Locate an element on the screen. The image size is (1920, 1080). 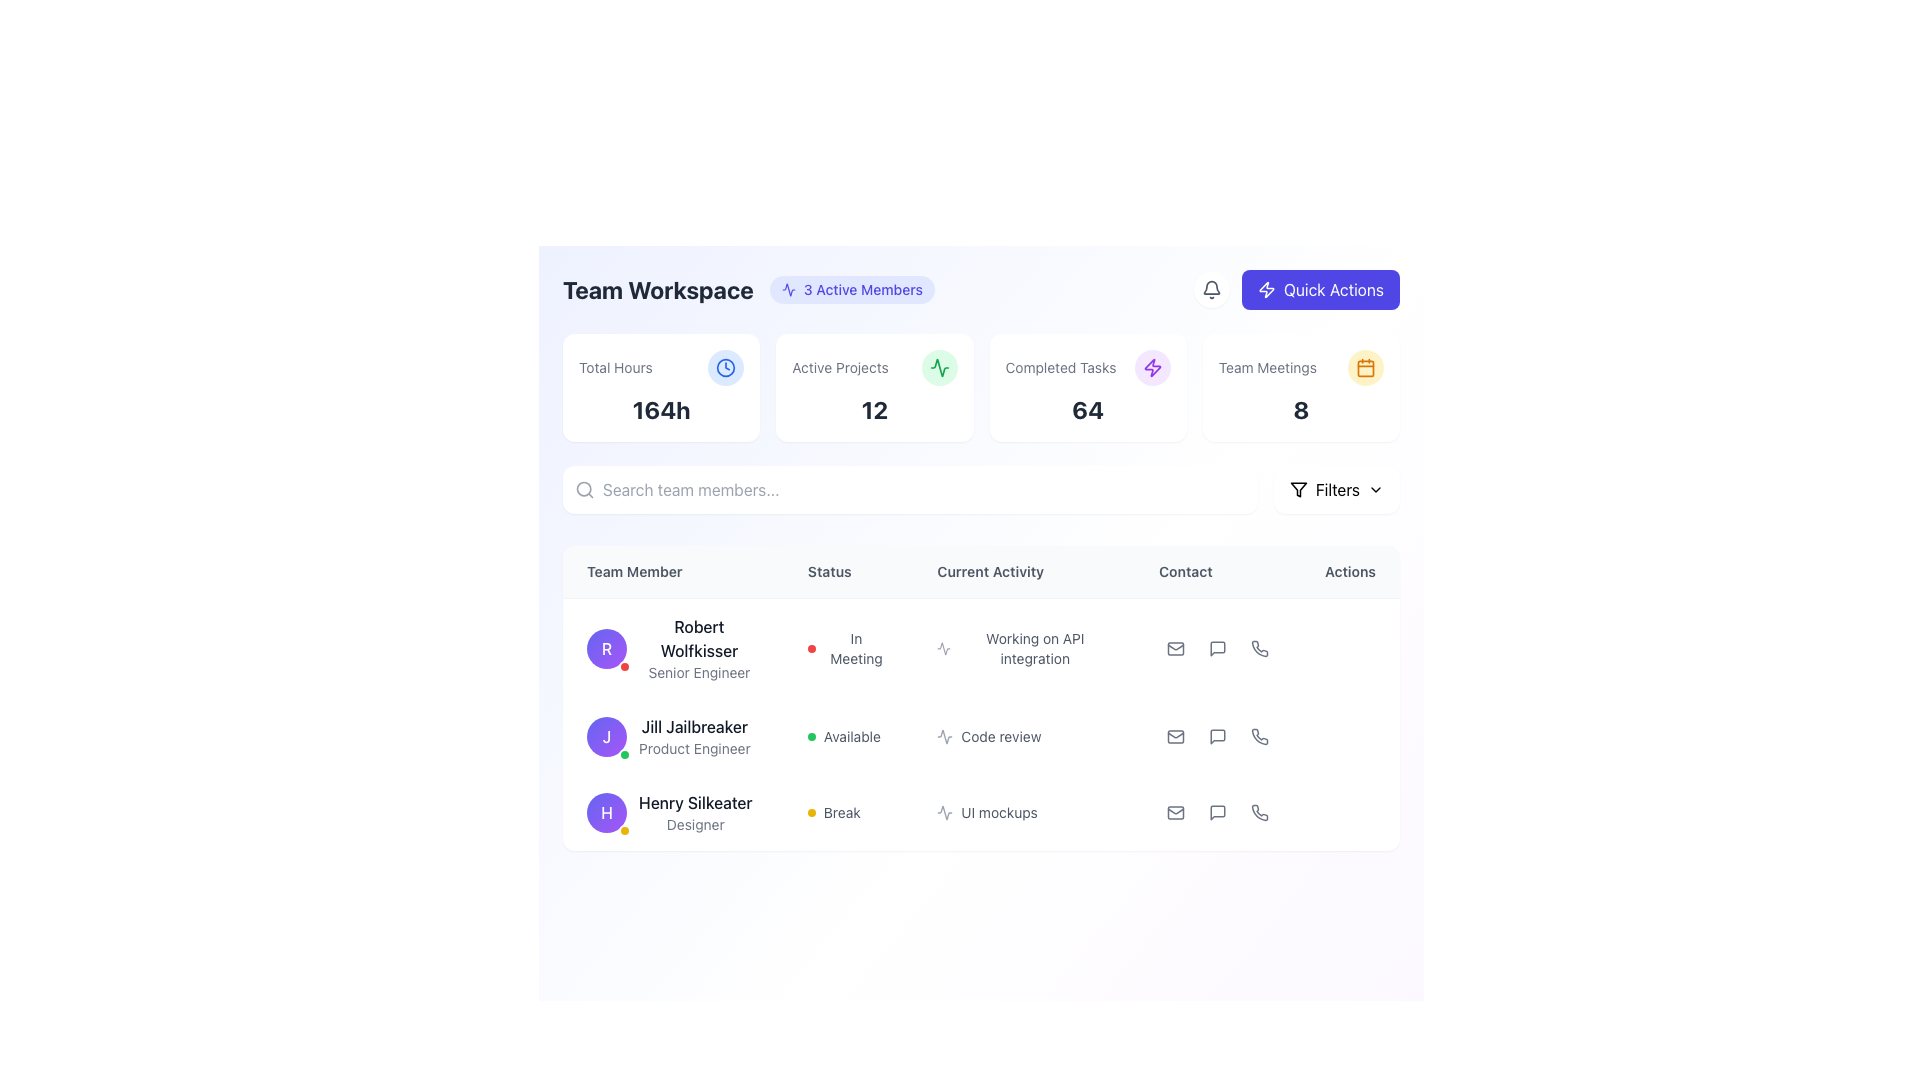
the informational label with a decorative icon indicating the current activity status of team member 'Henry Silkeater', located under the 'Current Activity' column in the table is located at coordinates (1024, 813).